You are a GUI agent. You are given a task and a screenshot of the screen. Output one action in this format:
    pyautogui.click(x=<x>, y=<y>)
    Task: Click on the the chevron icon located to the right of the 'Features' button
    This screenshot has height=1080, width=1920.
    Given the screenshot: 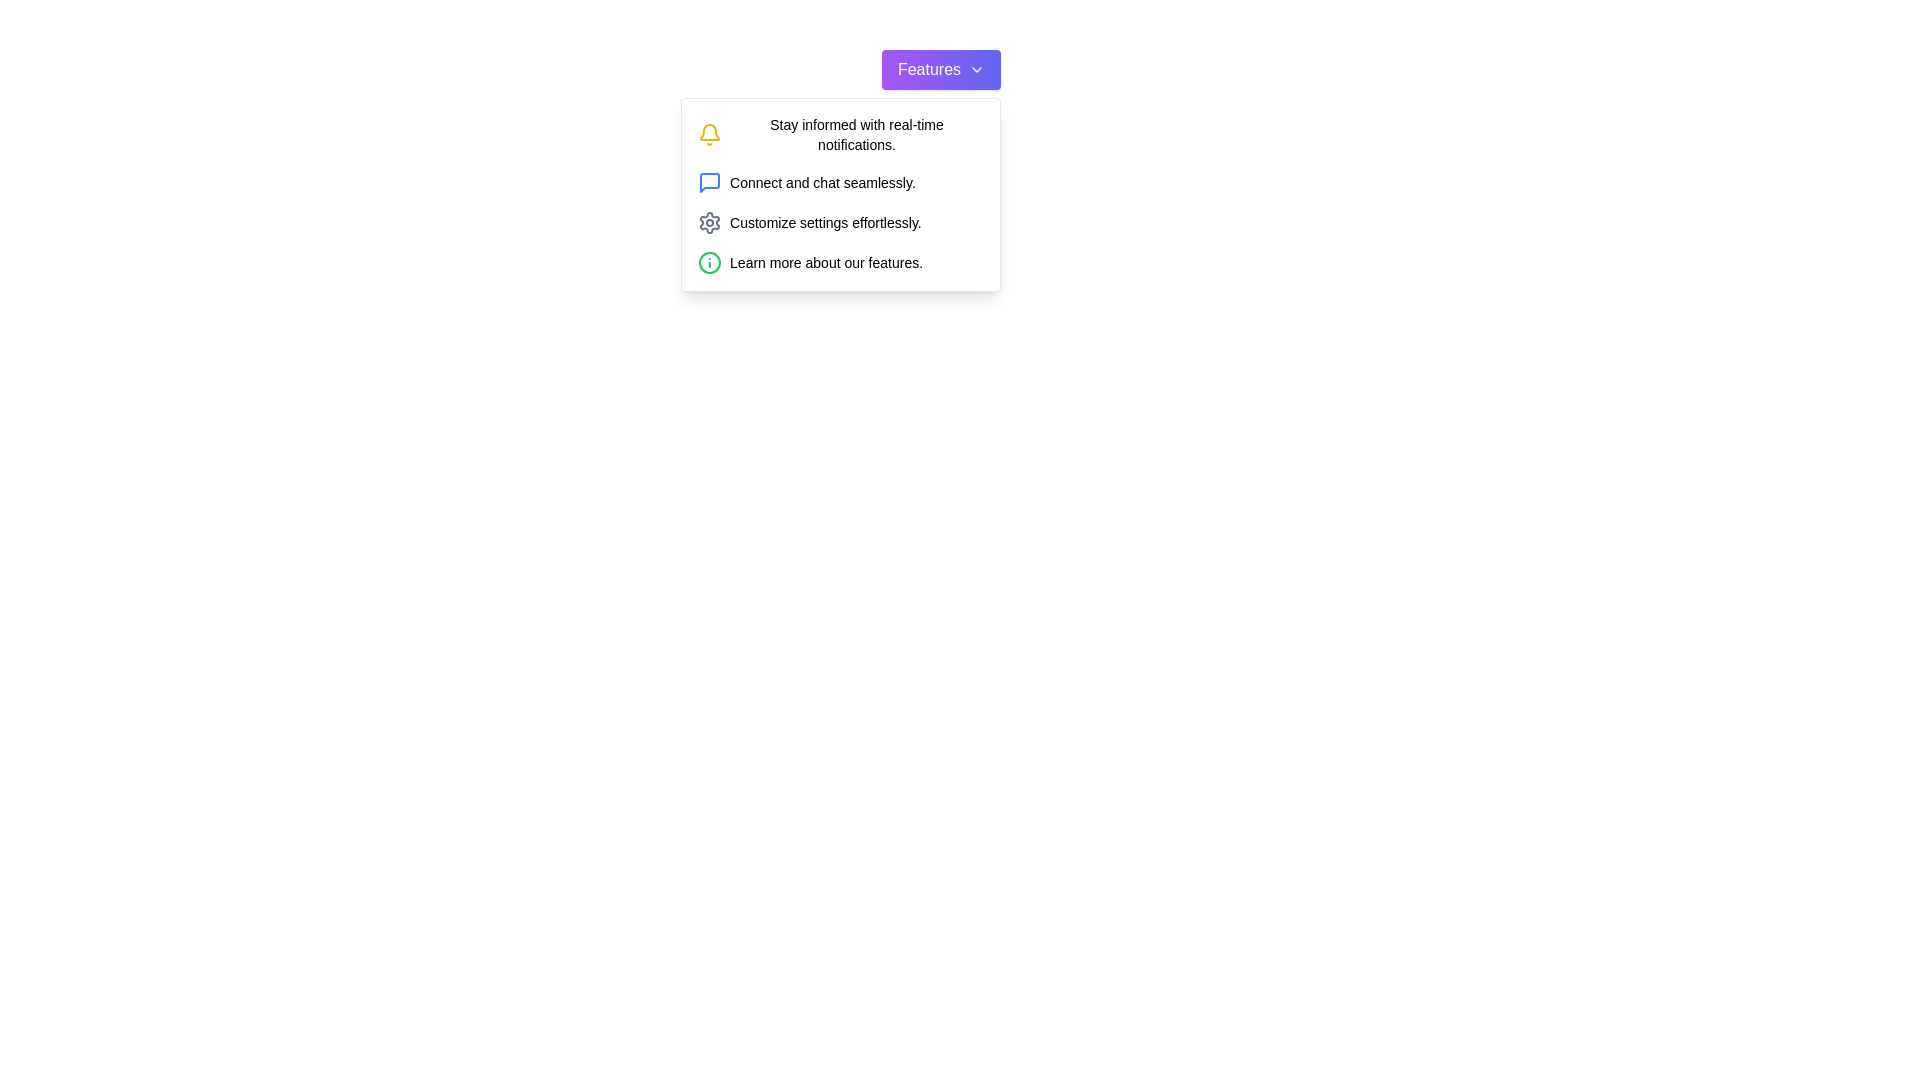 What is the action you would take?
    pyautogui.click(x=977, y=68)
    